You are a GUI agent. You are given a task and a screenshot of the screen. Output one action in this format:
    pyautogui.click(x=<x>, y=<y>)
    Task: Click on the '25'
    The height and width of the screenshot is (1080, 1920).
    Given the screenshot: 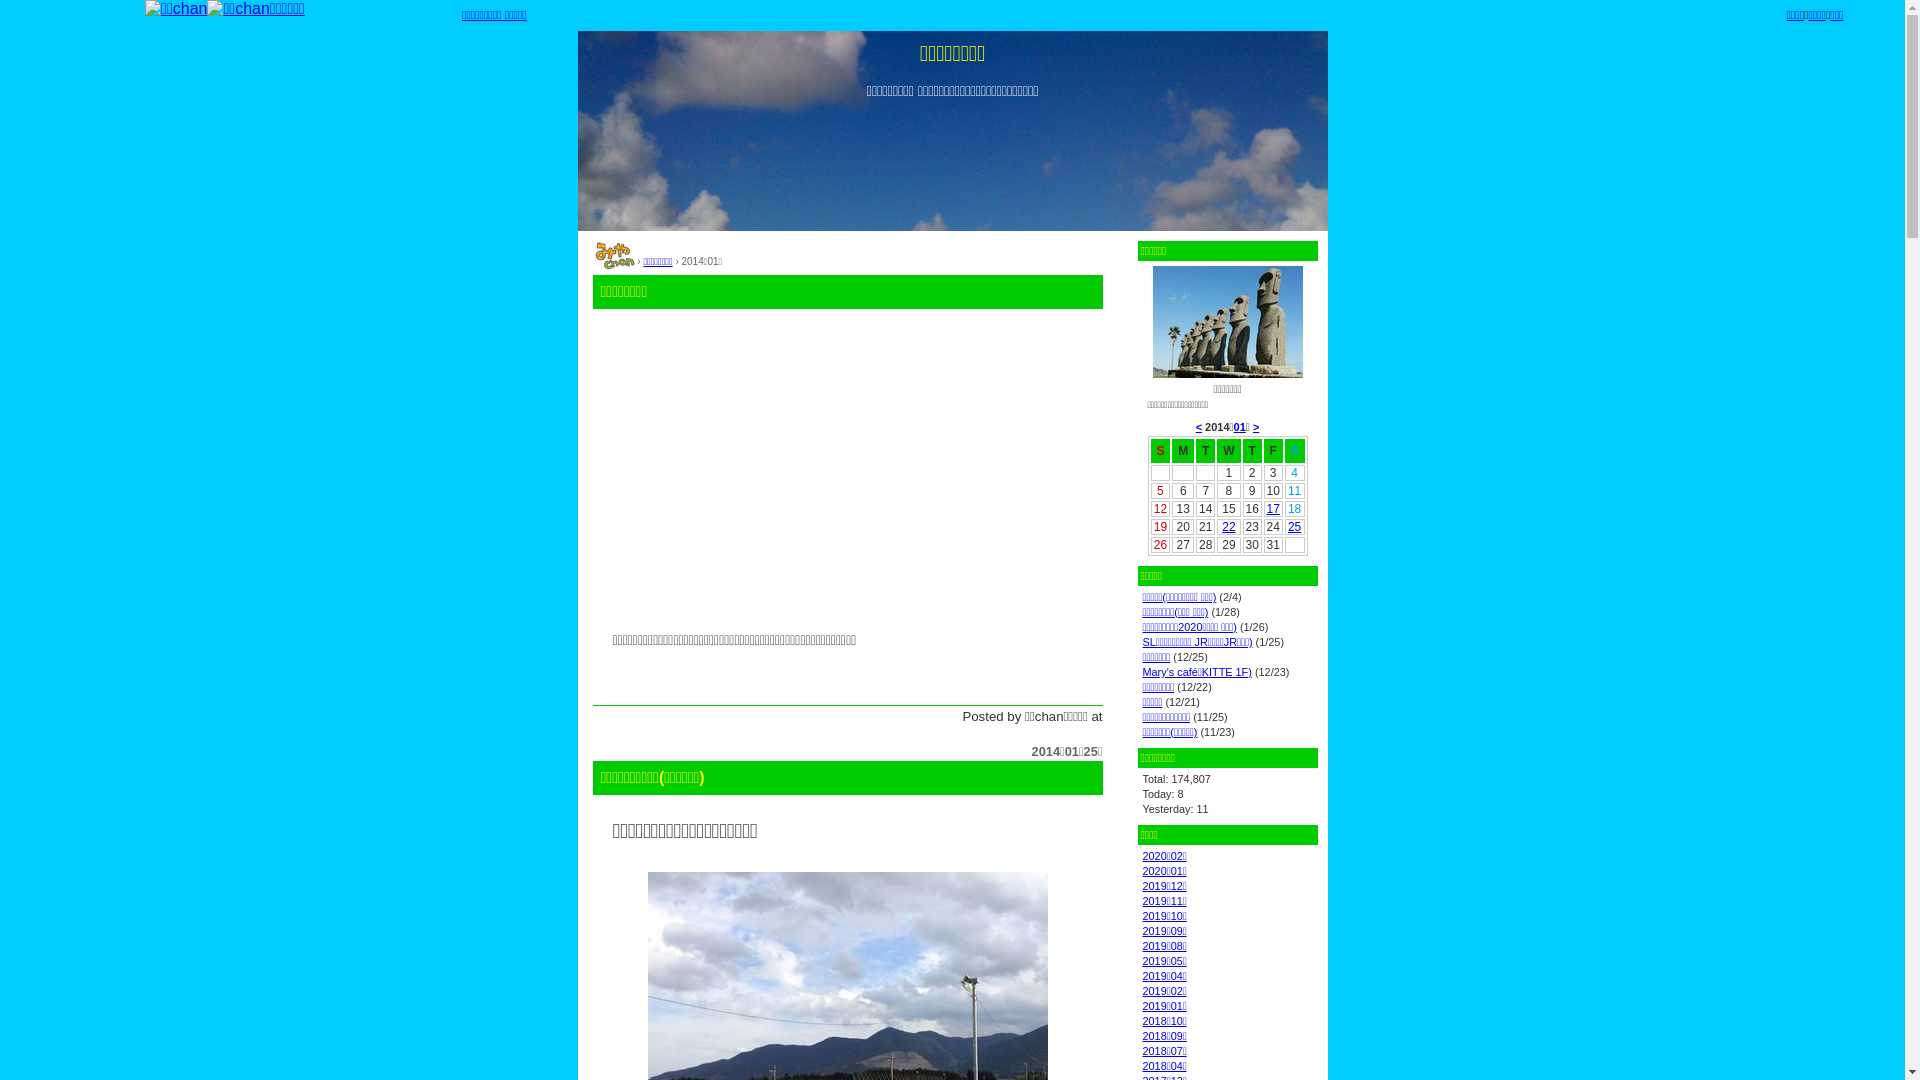 What is the action you would take?
    pyautogui.click(x=1294, y=526)
    